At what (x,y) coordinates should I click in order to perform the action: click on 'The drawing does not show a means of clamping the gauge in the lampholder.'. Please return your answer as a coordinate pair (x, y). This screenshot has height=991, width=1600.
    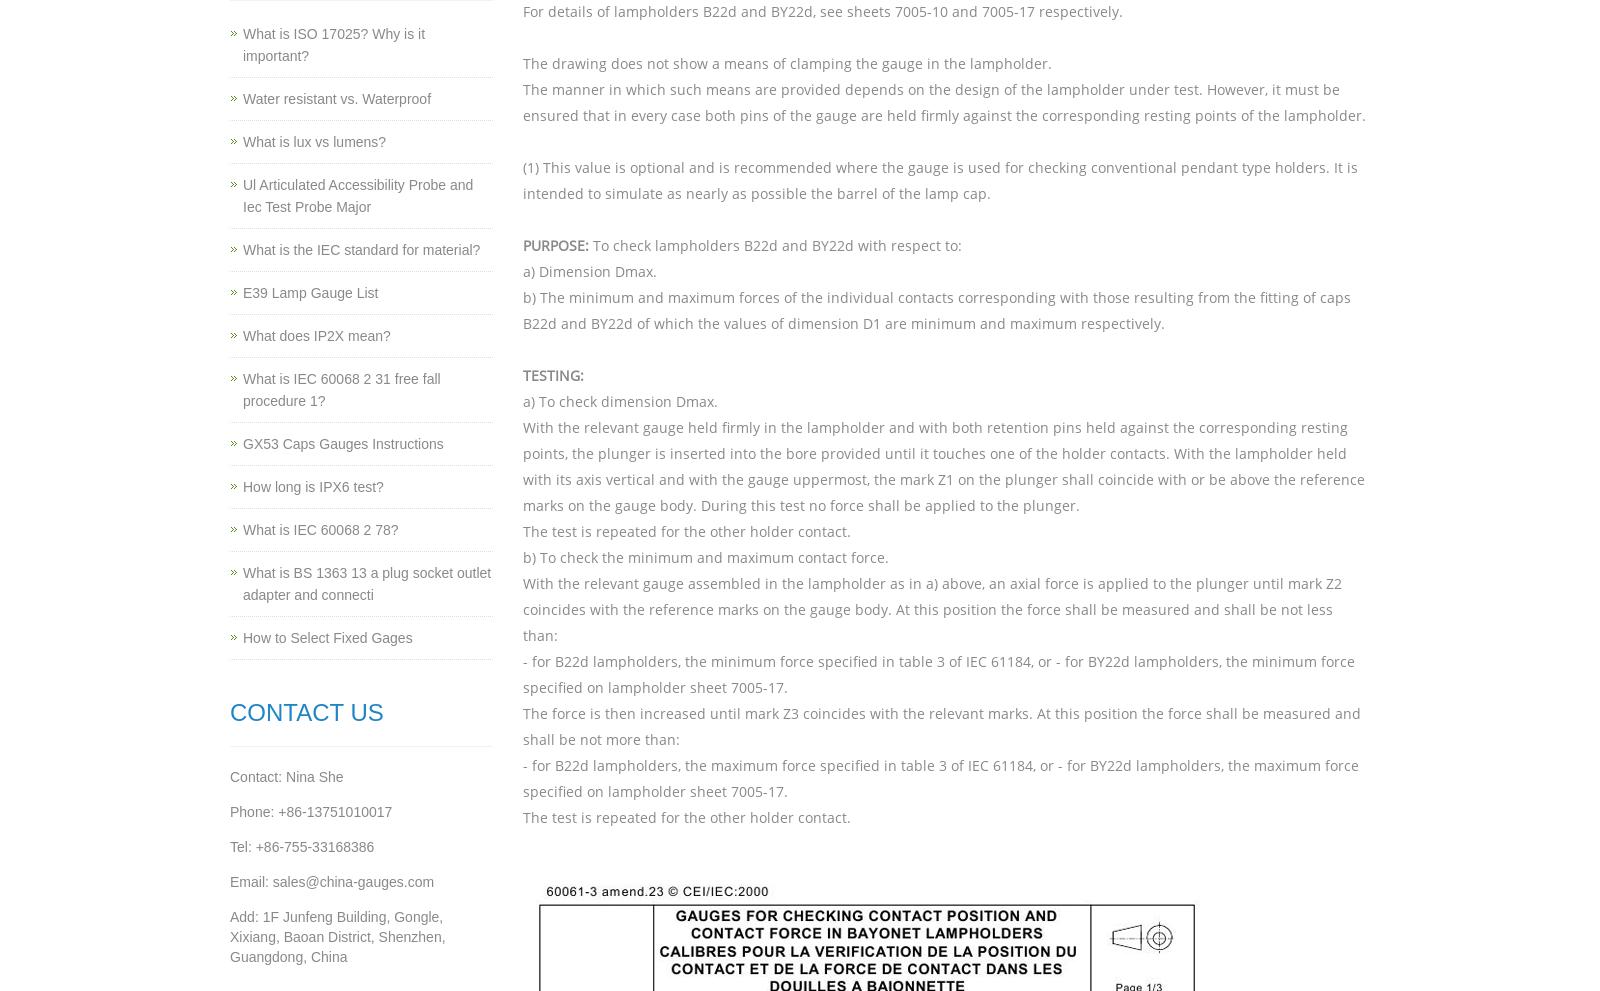
    Looking at the image, I should click on (786, 63).